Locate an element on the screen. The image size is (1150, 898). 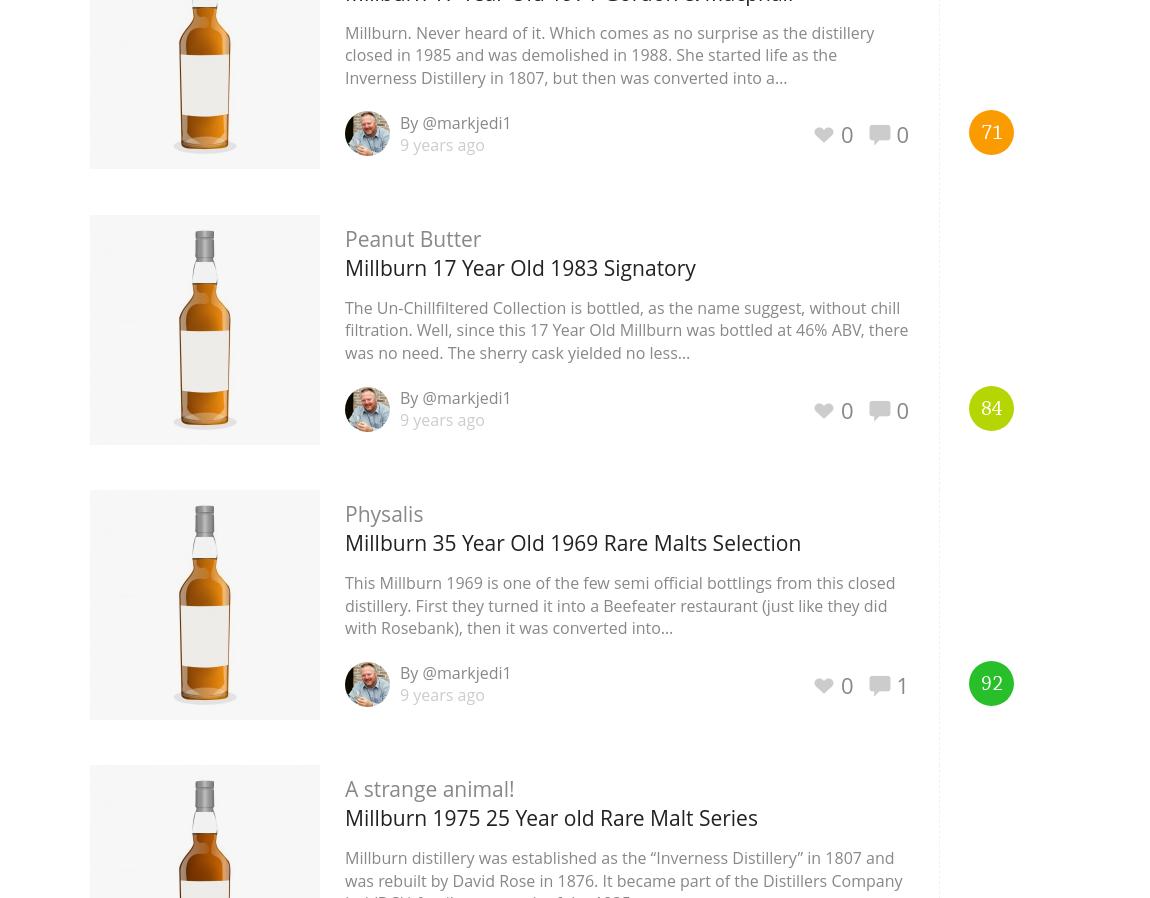
'71' is located at coordinates (990, 132).